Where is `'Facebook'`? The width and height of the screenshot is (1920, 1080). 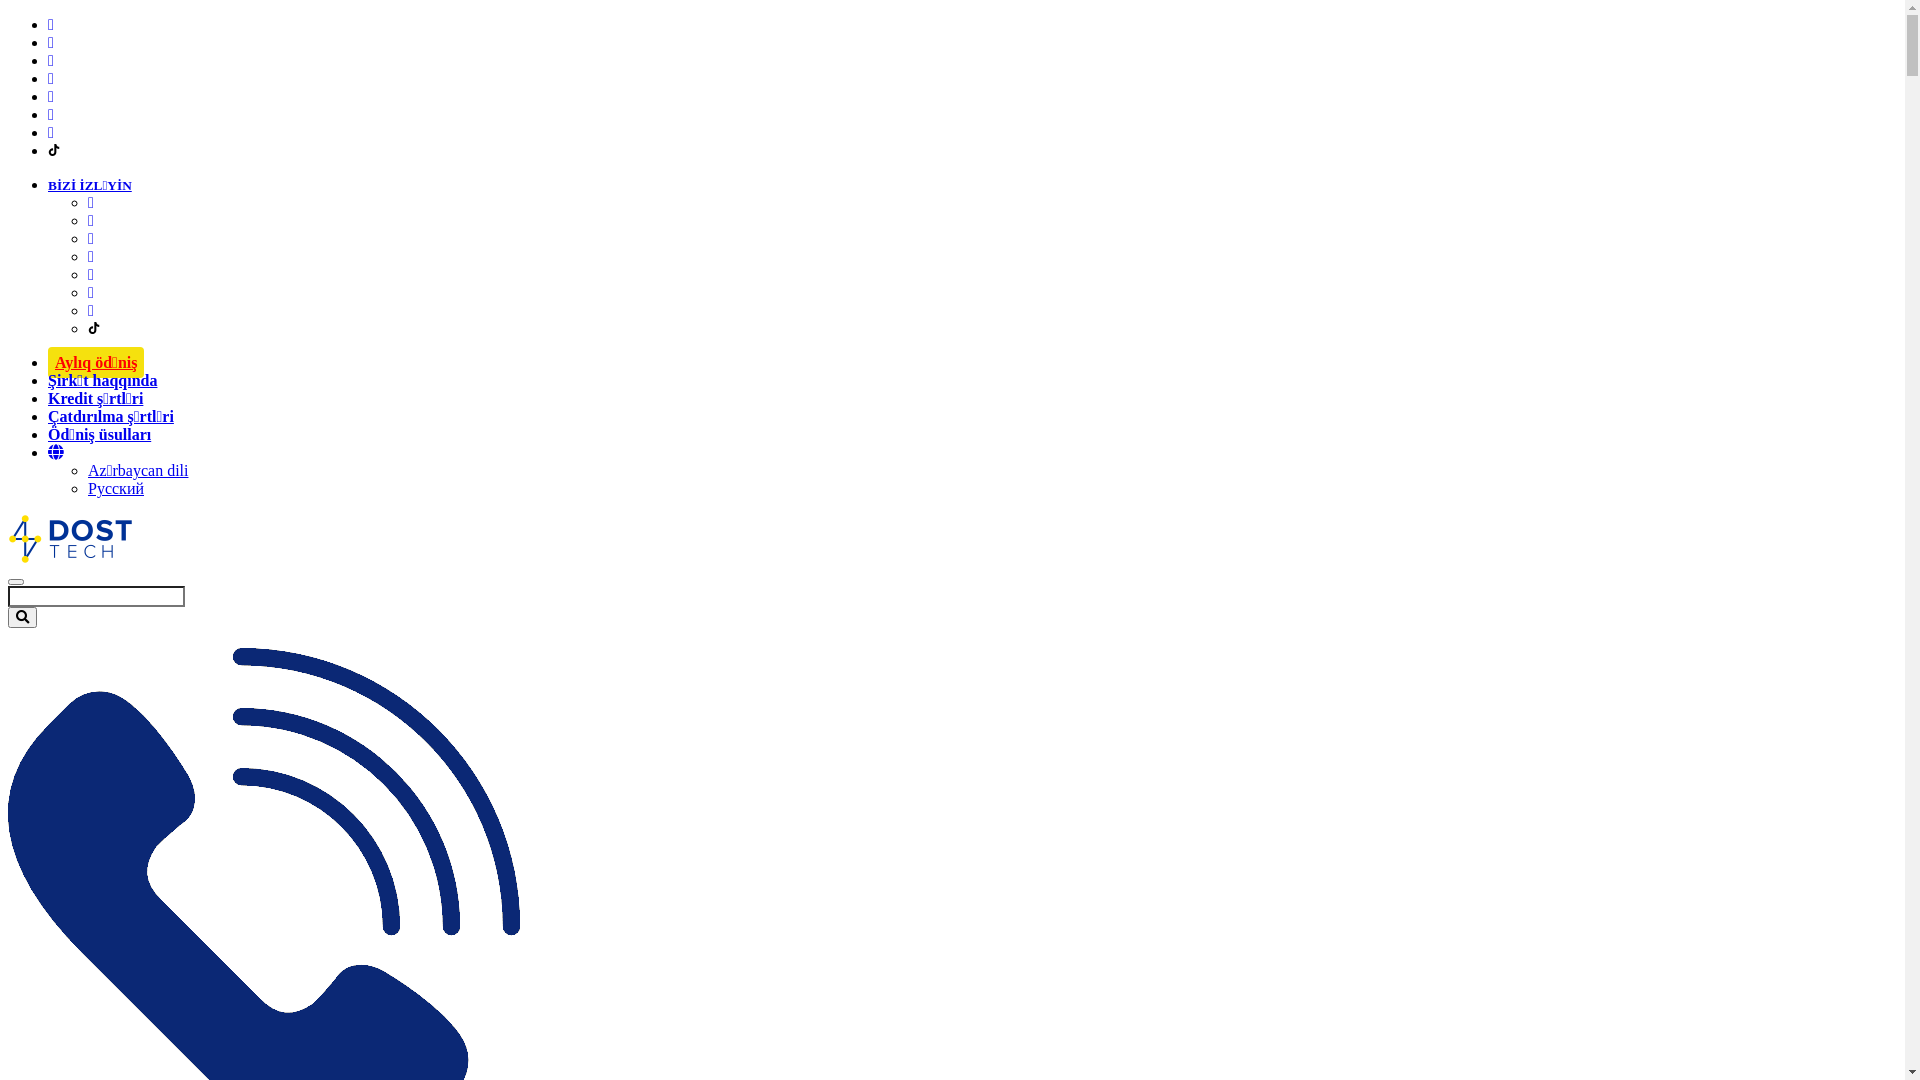 'Facebook' is located at coordinates (90, 202).